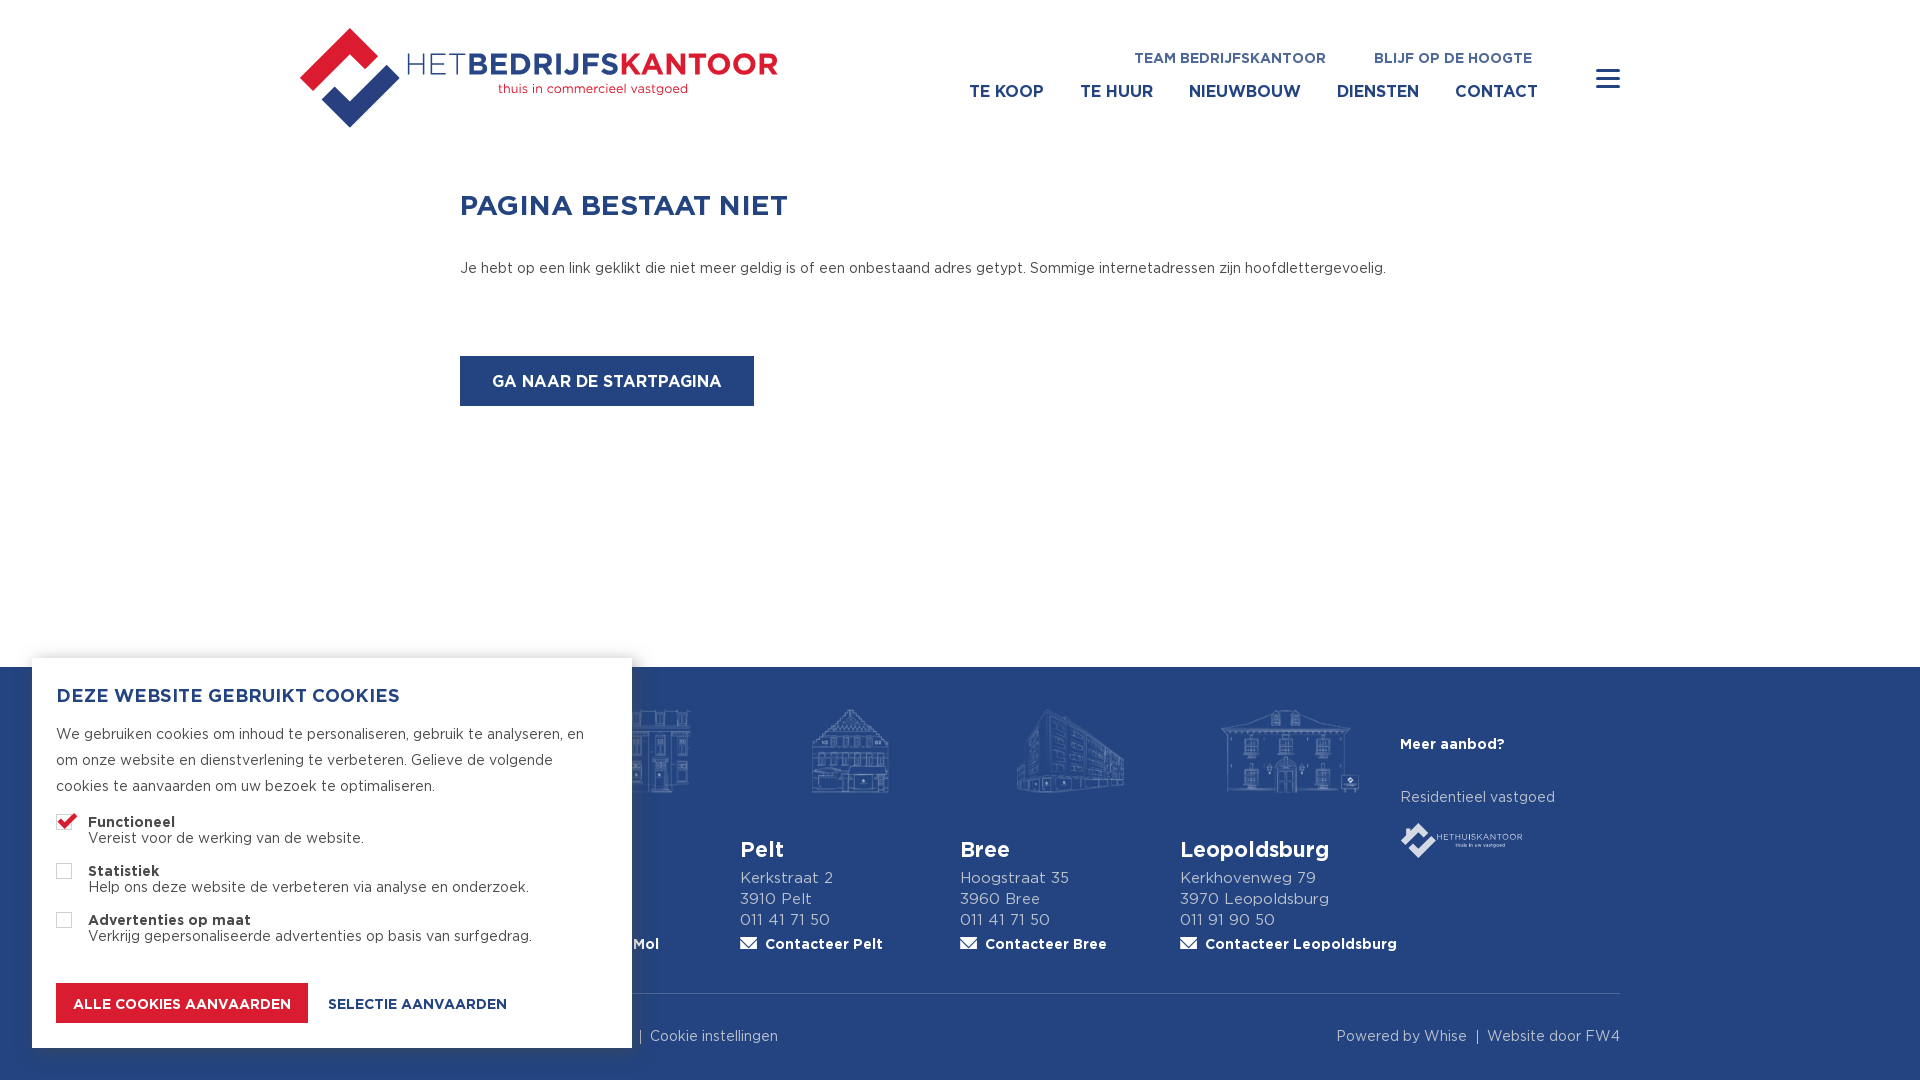 This screenshot has width=1920, height=1080. Describe the element at coordinates (1552, 1036) in the screenshot. I see `'Website door FW4'` at that location.